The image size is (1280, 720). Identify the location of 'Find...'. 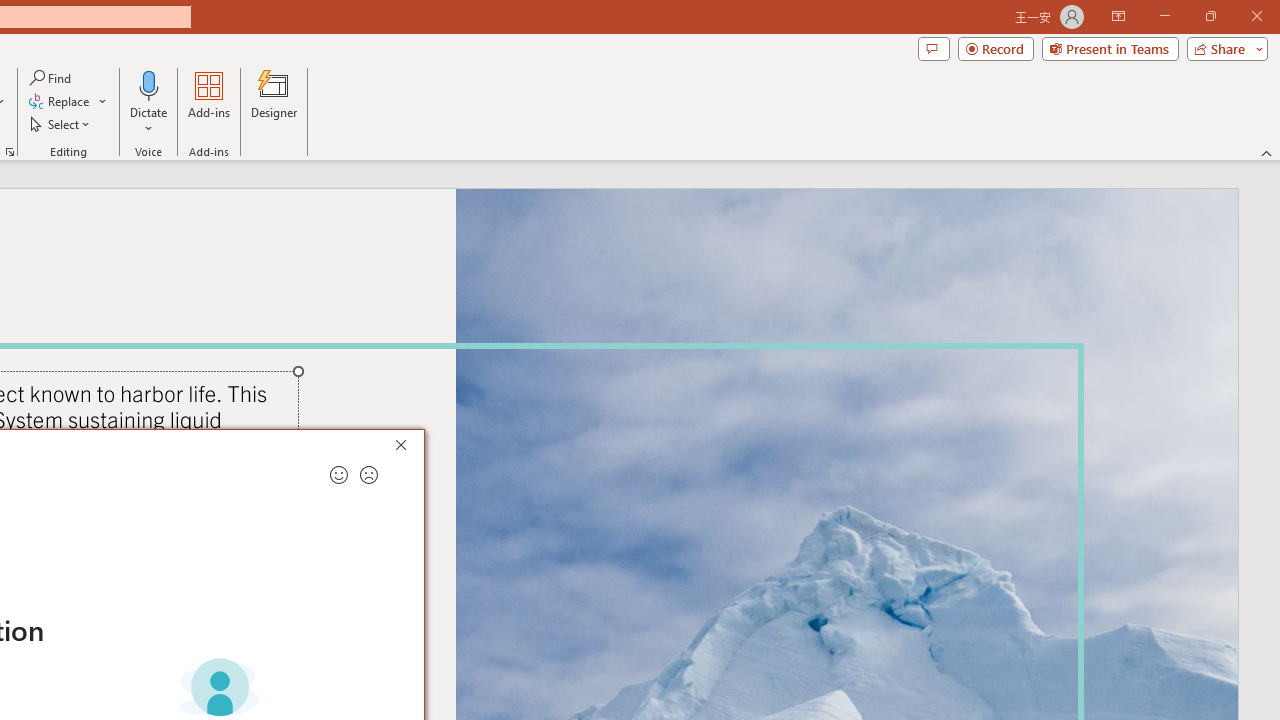
(51, 77).